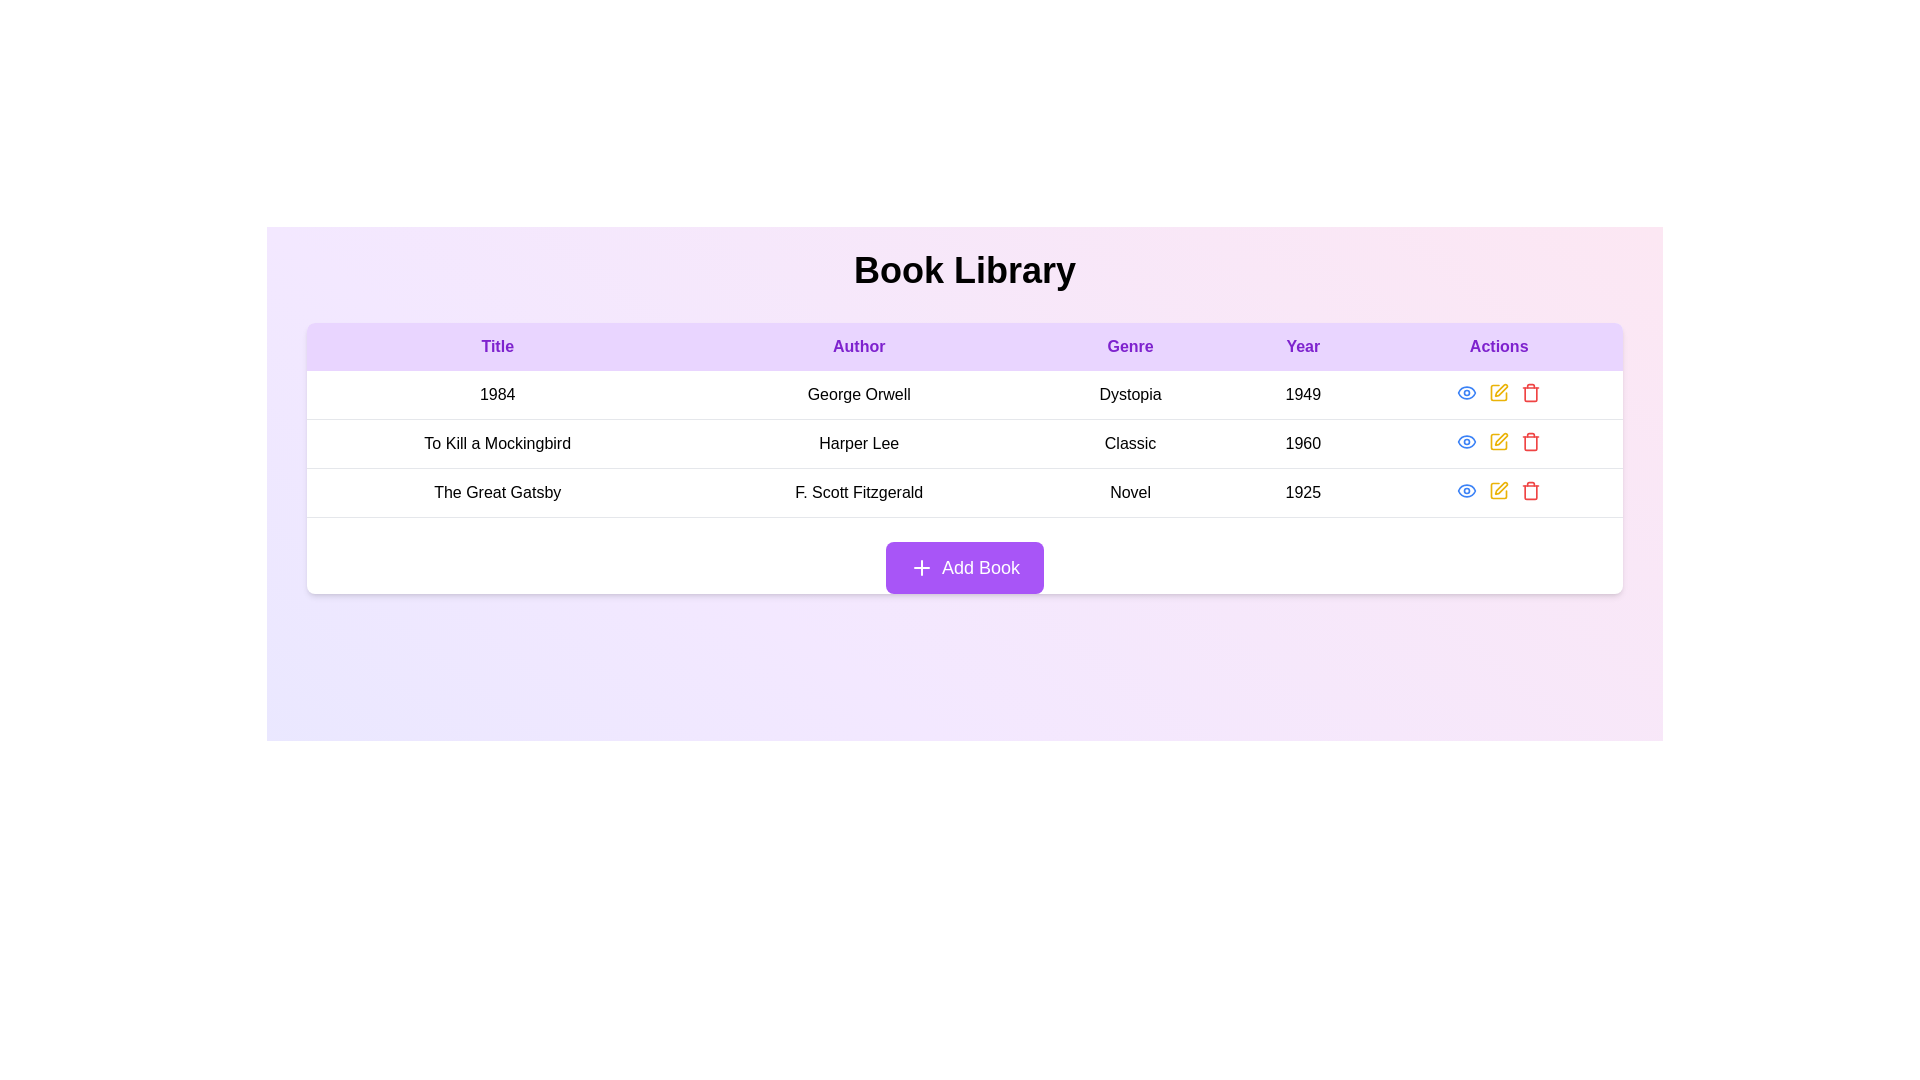 Image resolution: width=1920 pixels, height=1080 pixels. I want to click on the text label displaying 'To Kill a Mockingbird' in a prominent black font, located in the second row of the table under the 'Title' column, so click(497, 442).